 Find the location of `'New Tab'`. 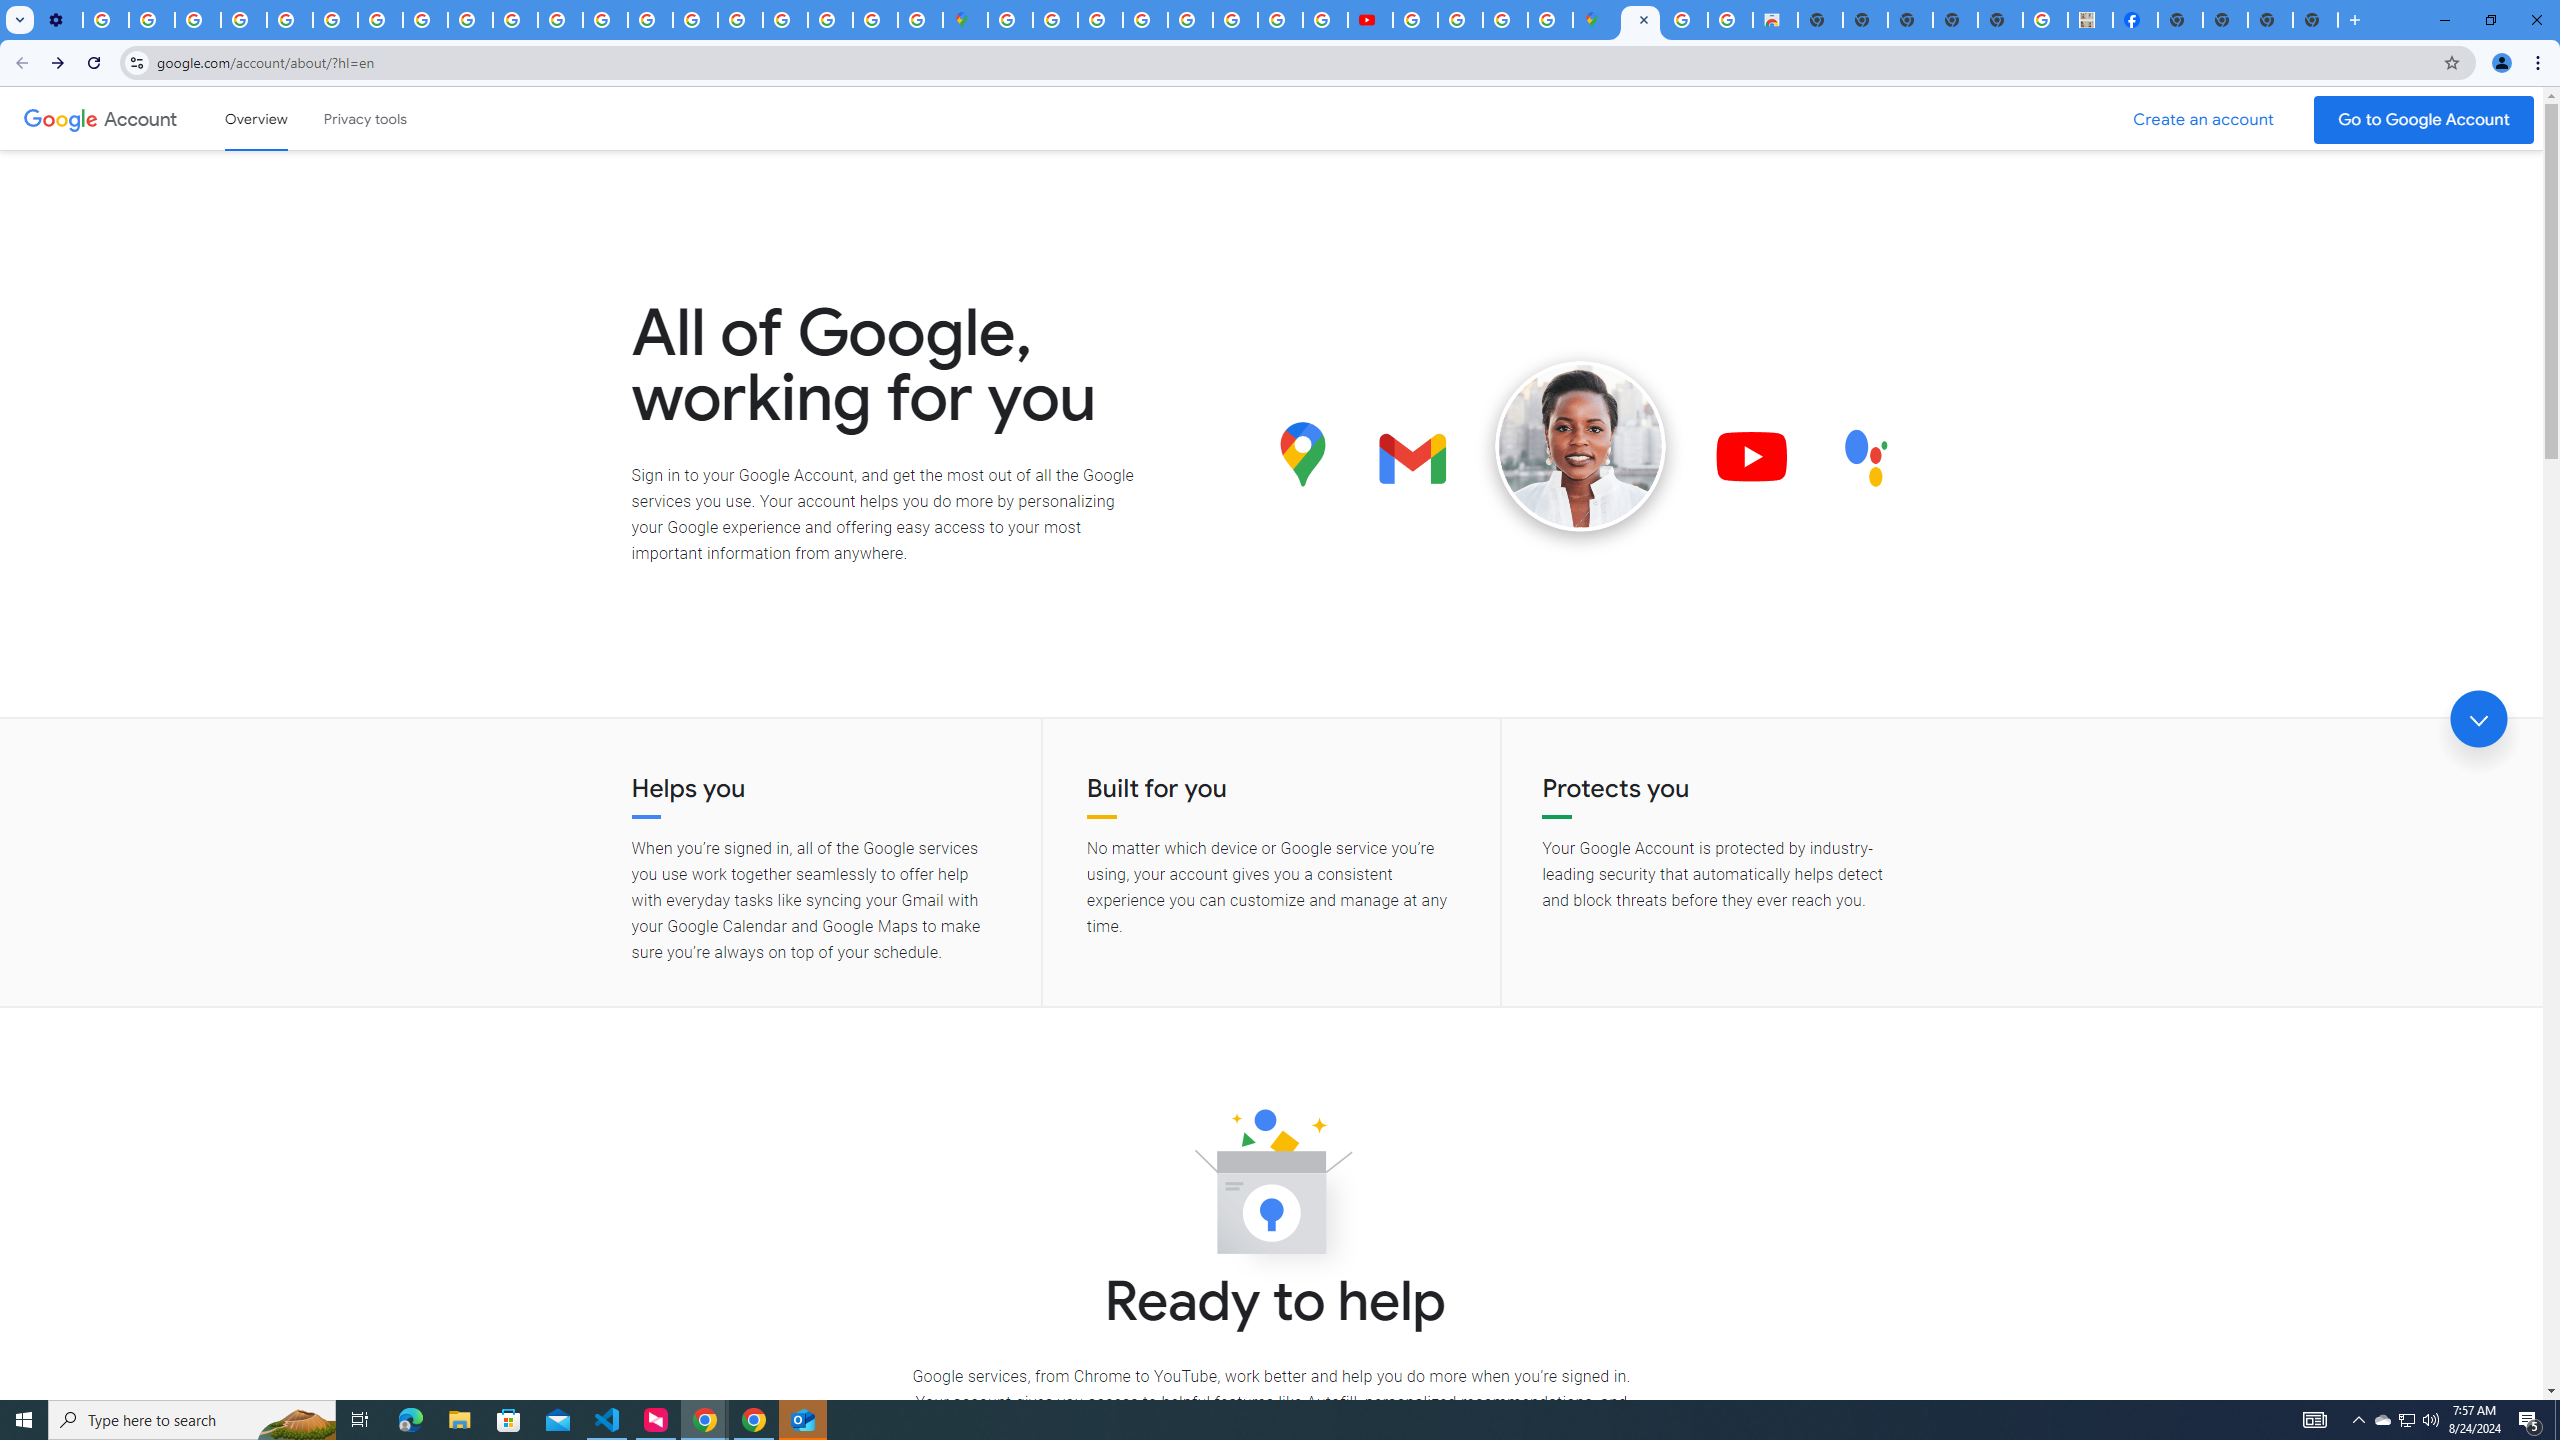

'New Tab' is located at coordinates (2315, 19).